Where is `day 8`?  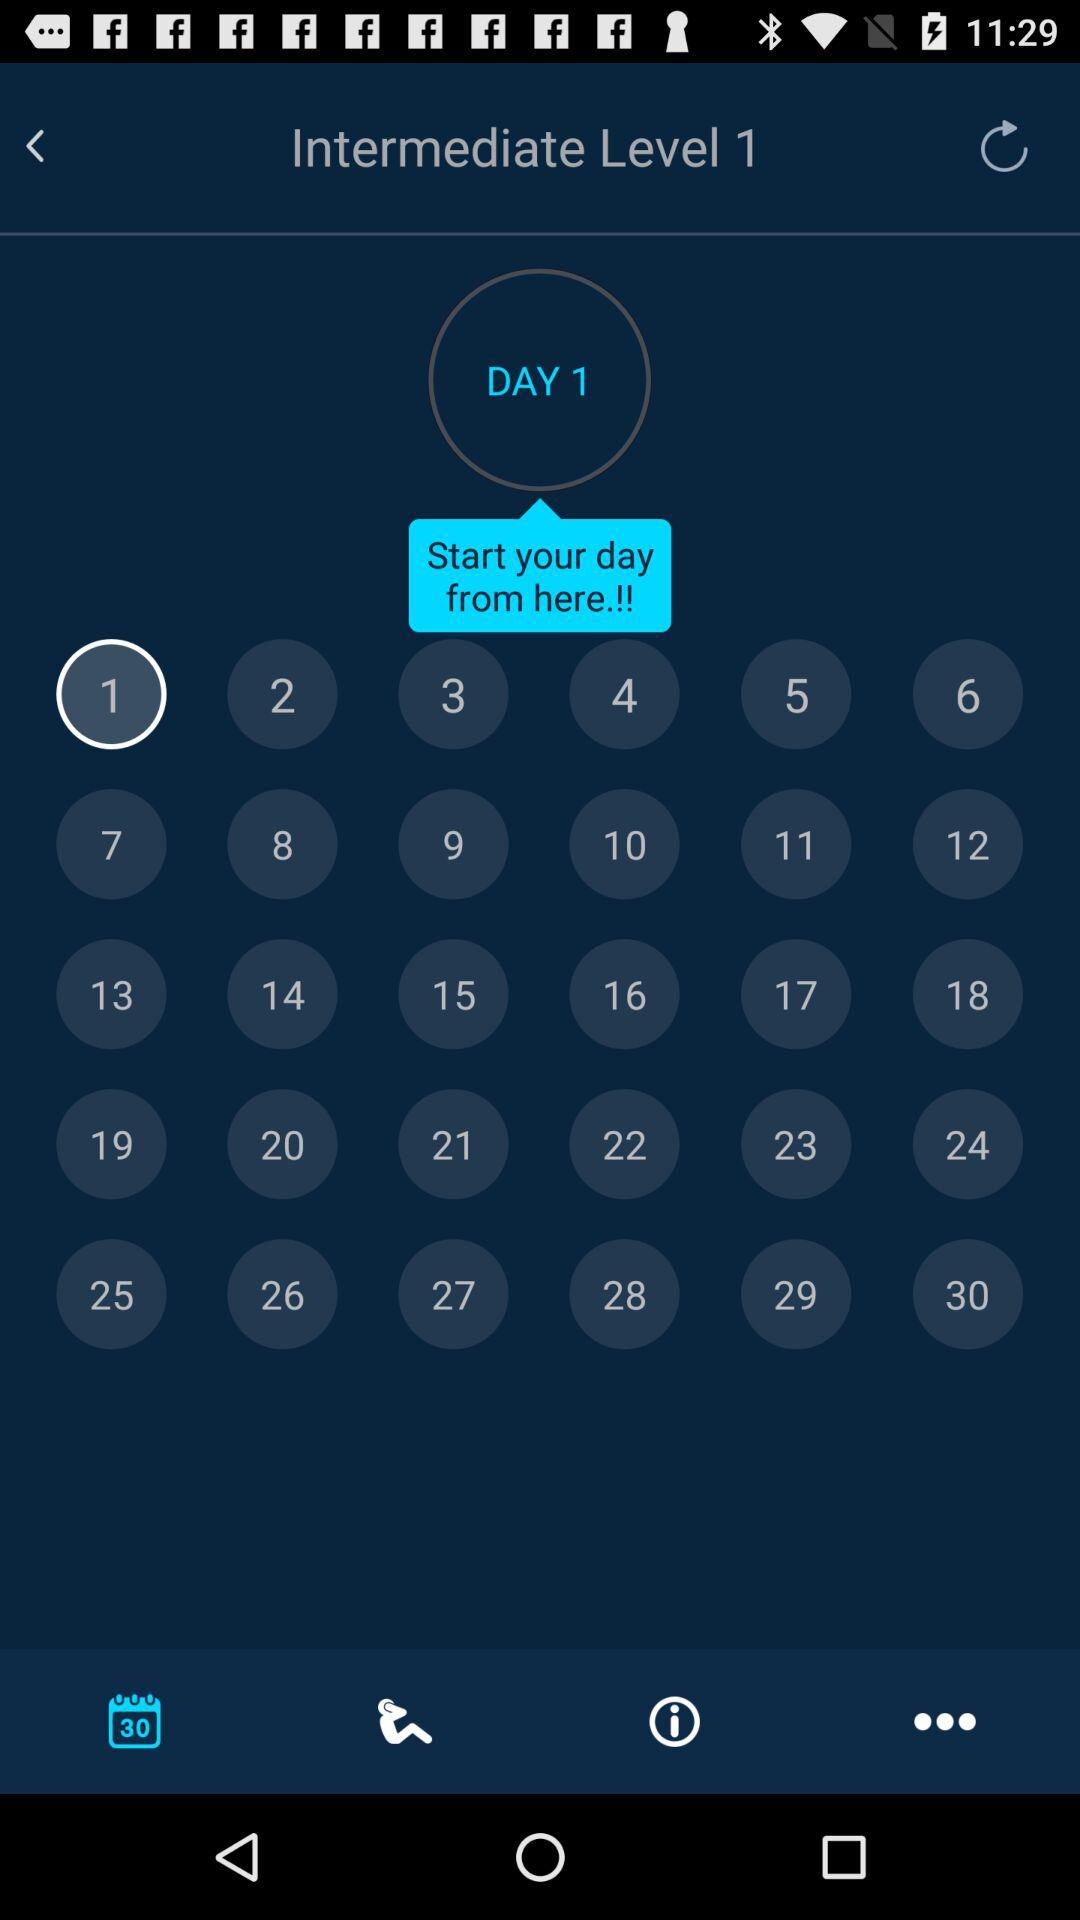
day 8 is located at coordinates (282, 844).